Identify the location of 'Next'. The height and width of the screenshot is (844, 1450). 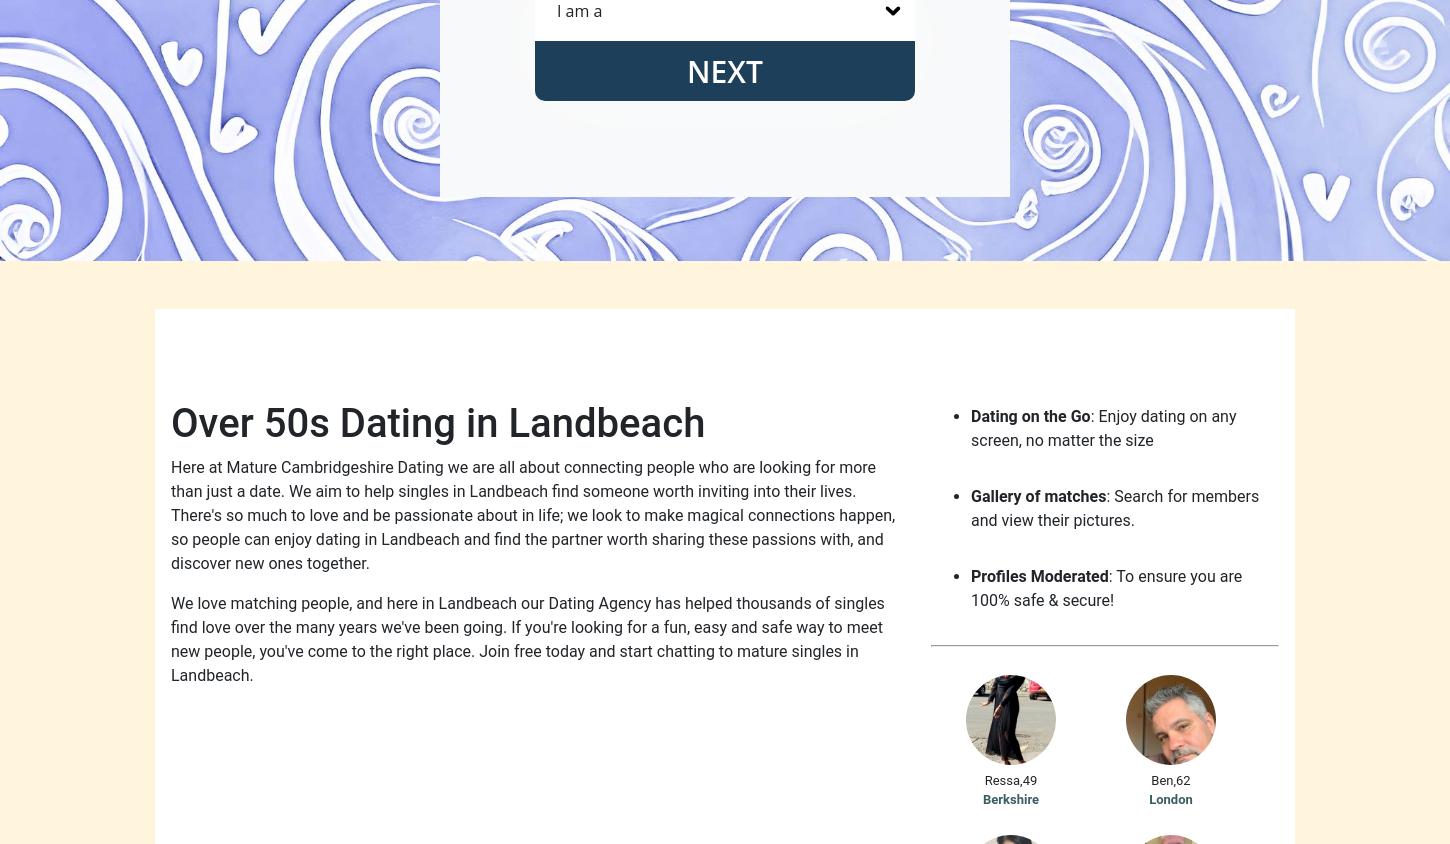
(723, 69).